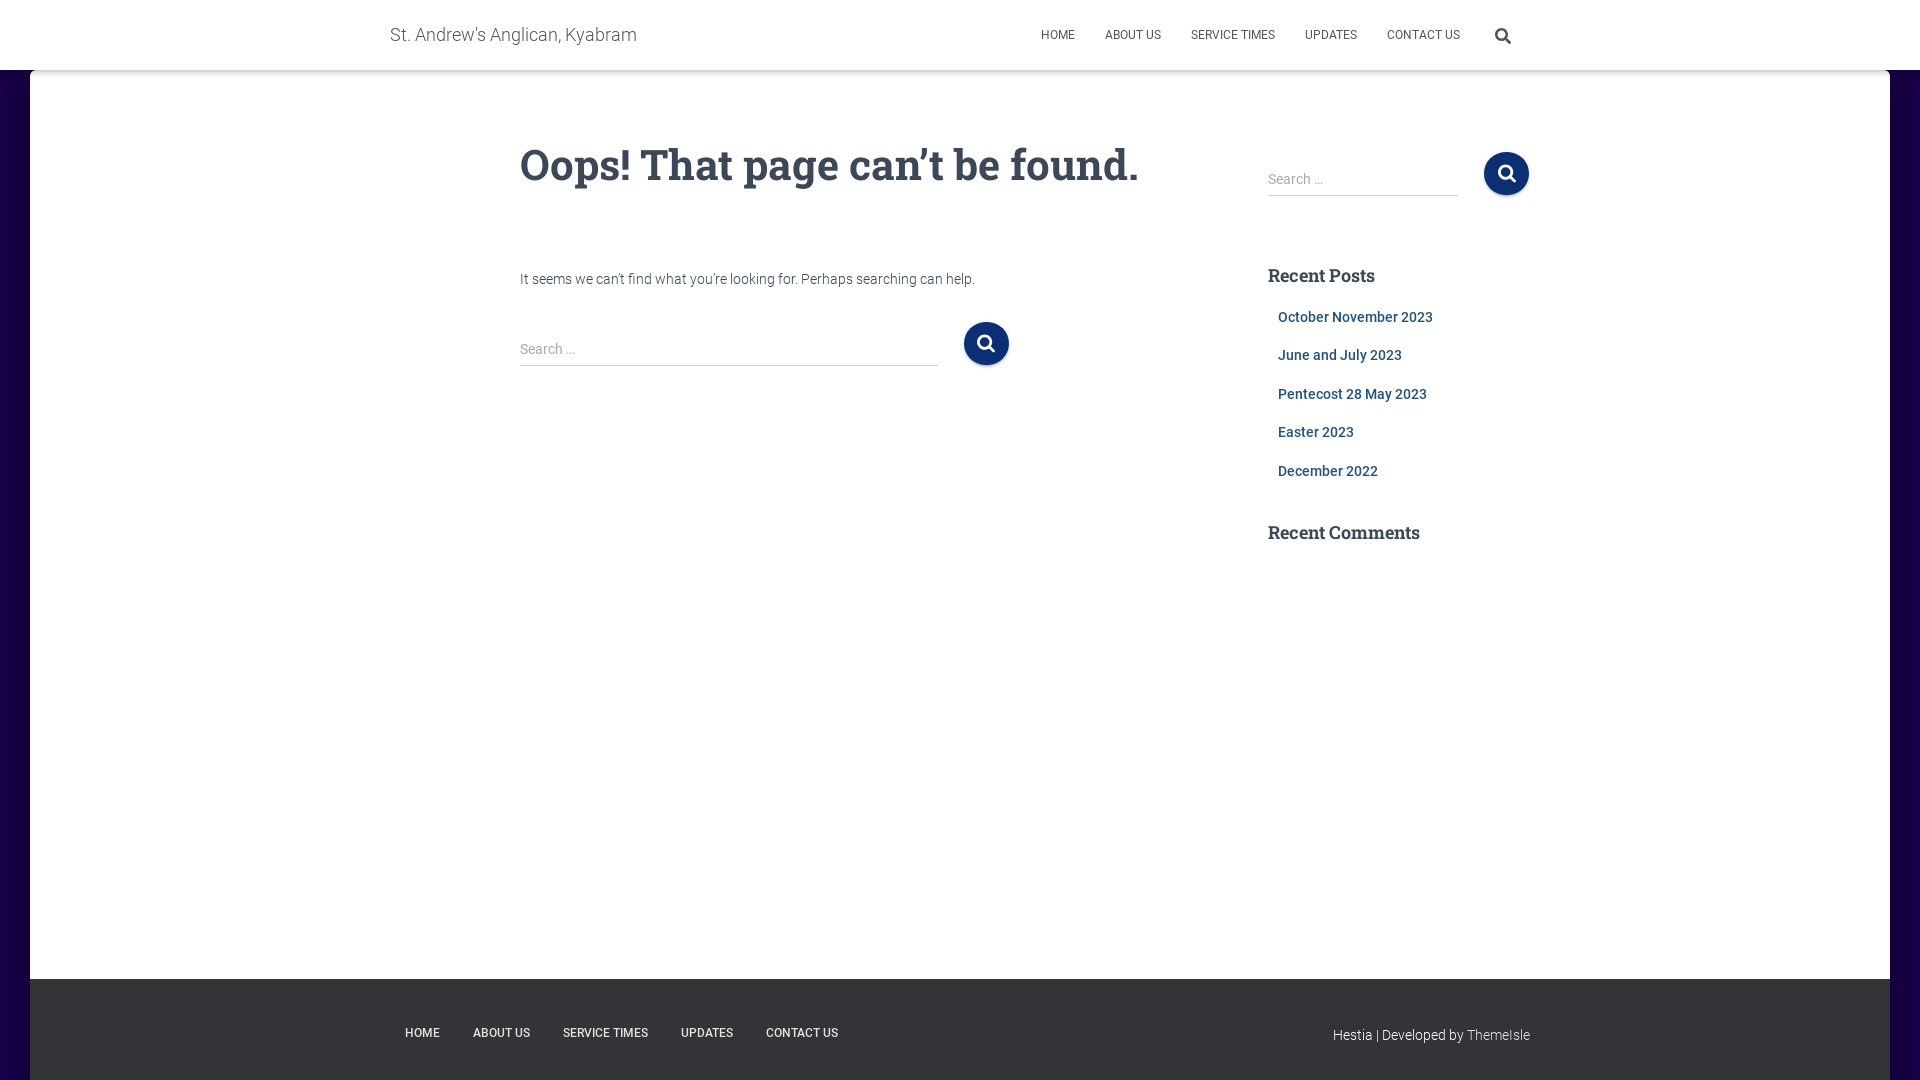 Image resolution: width=1920 pixels, height=1080 pixels. Describe the element at coordinates (1276, 353) in the screenshot. I see `'June and July 2023'` at that location.